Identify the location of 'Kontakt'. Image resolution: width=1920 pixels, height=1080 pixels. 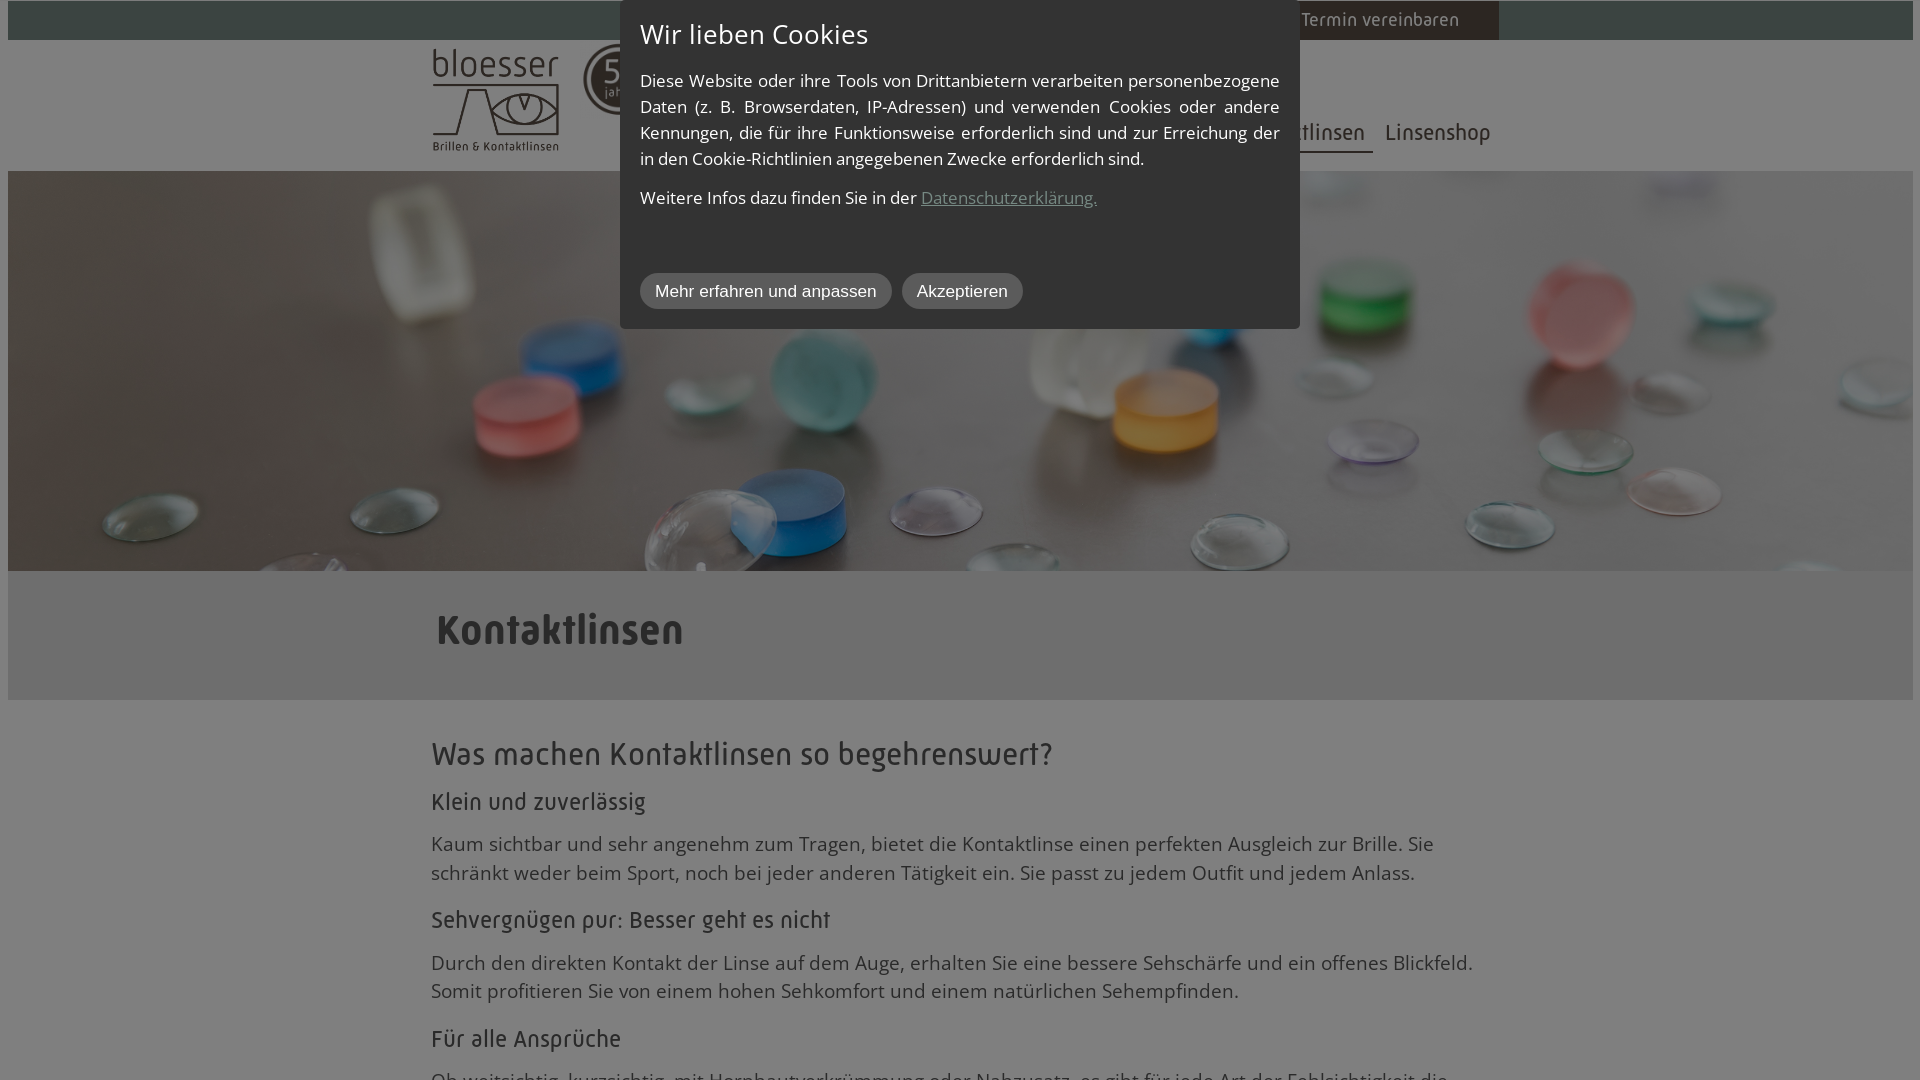
(1188, 19).